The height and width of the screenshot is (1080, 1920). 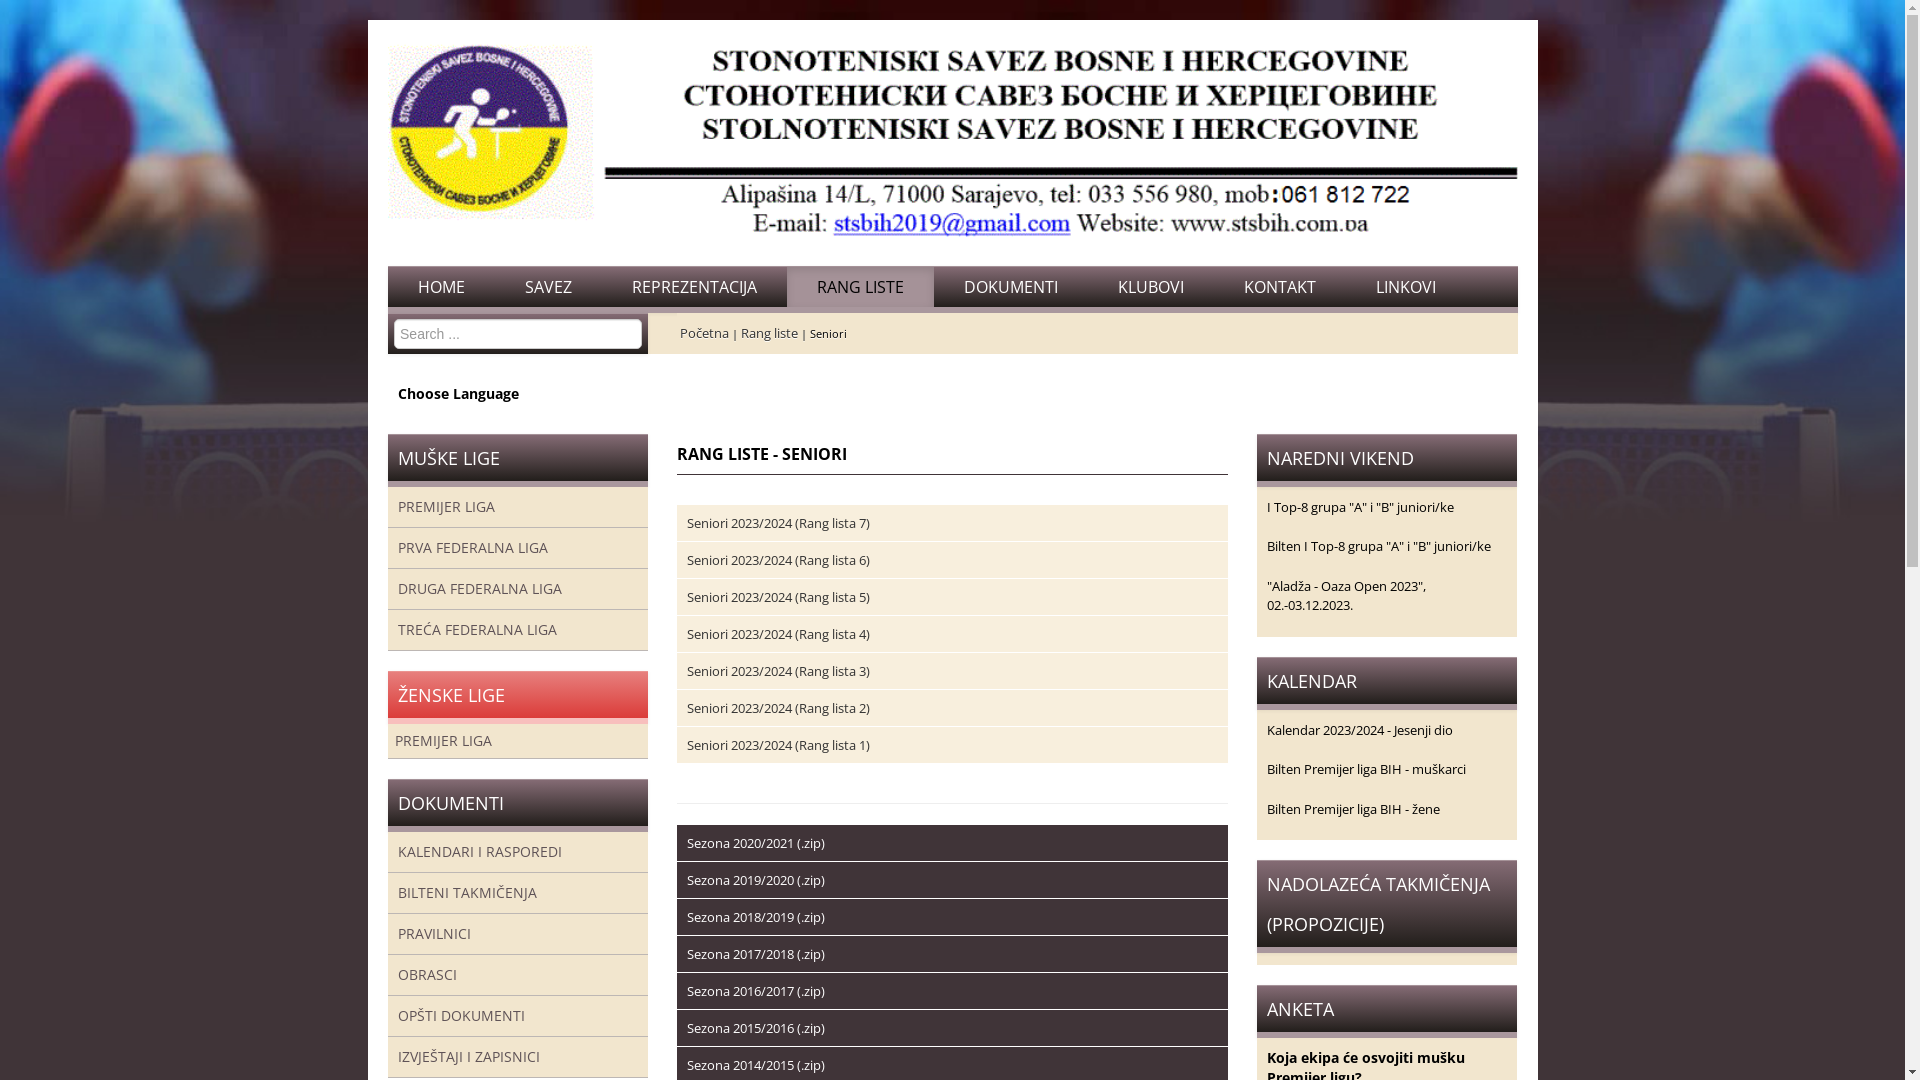 What do you see at coordinates (1359, 729) in the screenshot?
I see `'Kalendar 2023/2024 - Jesenji dio'` at bounding box center [1359, 729].